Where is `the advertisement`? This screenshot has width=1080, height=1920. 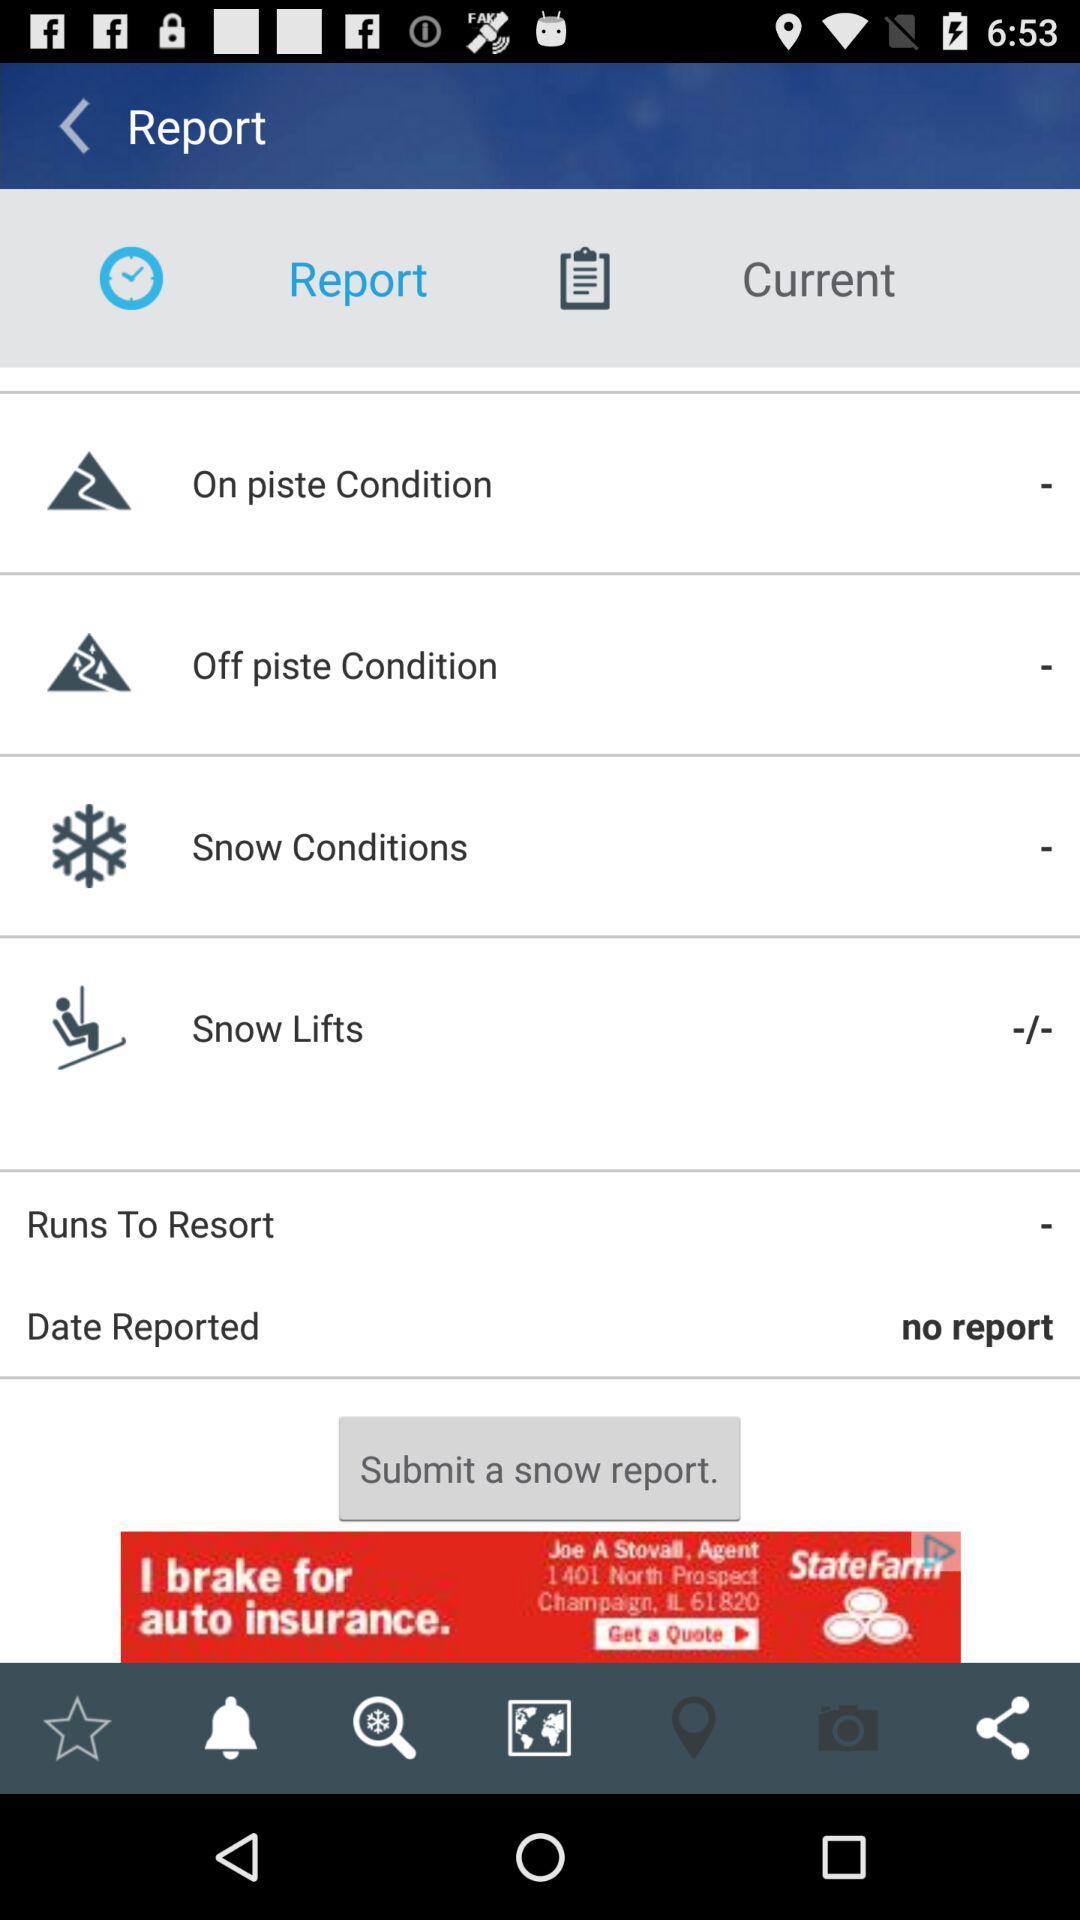 the advertisement is located at coordinates (540, 1596).